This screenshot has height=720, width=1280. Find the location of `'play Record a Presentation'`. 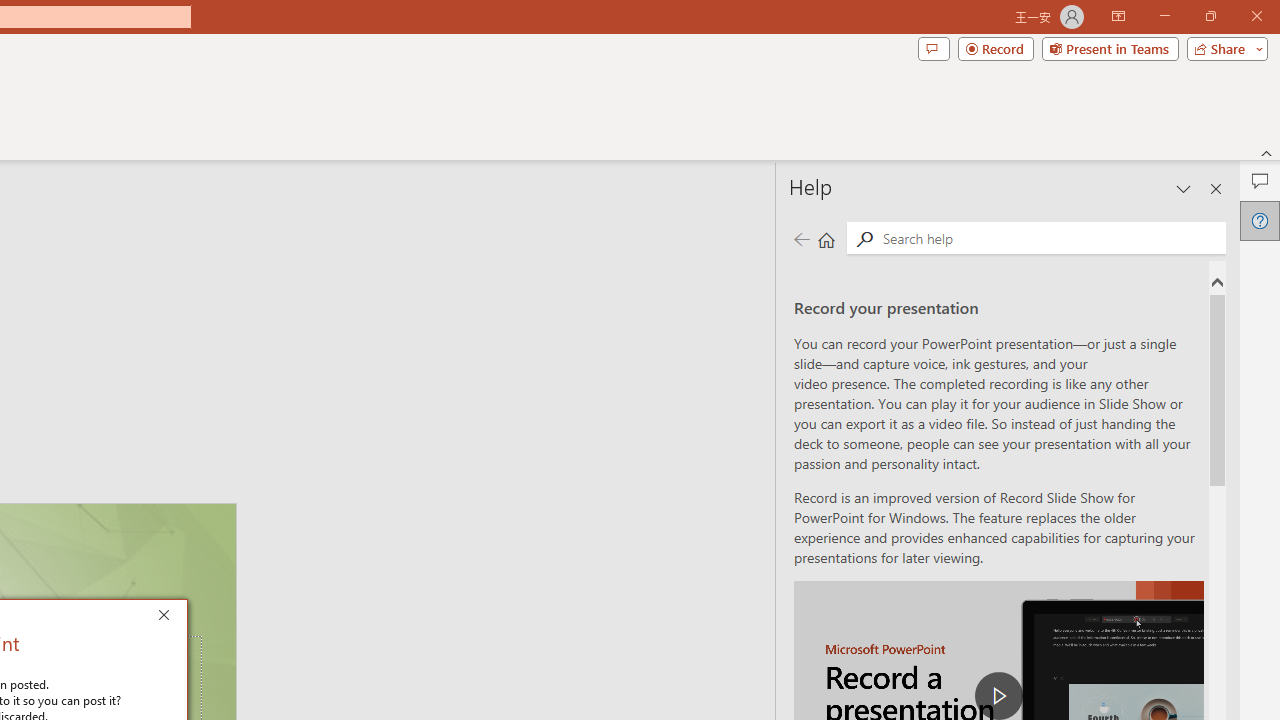

'play Record a Presentation' is located at coordinates (999, 694).